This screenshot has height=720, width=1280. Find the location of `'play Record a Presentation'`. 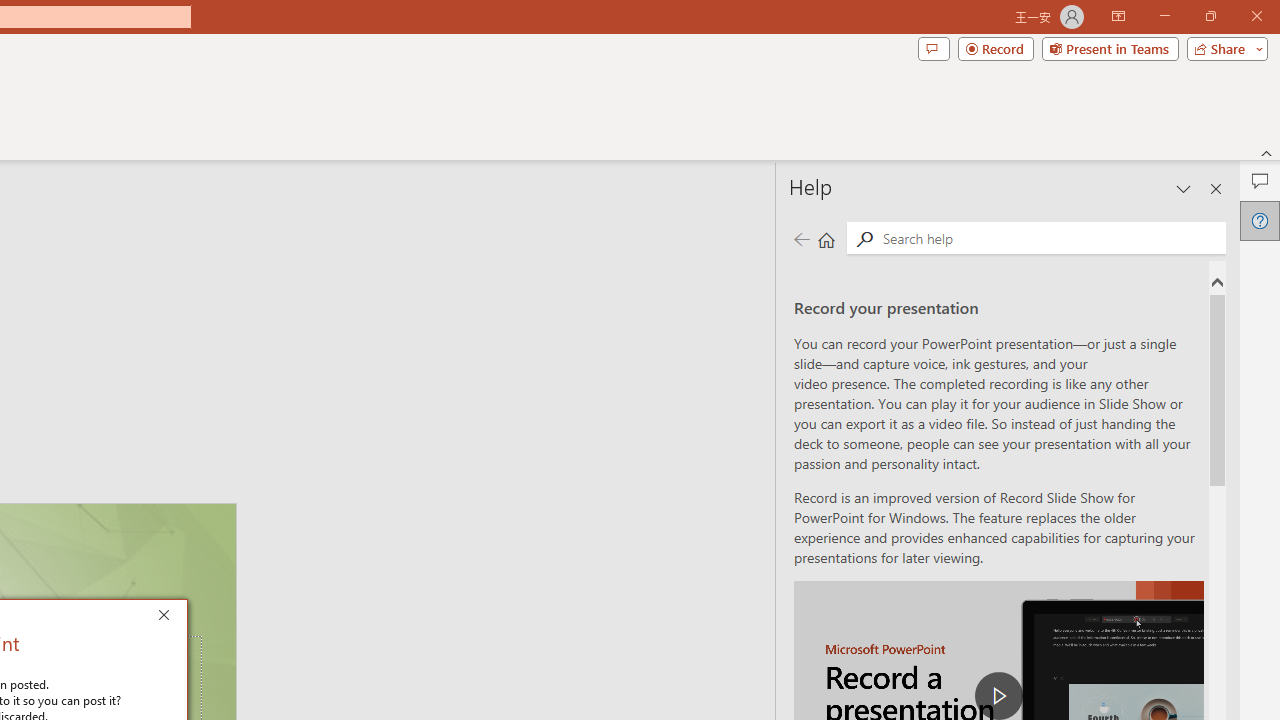

'play Record a Presentation' is located at coordinates (999, 694).